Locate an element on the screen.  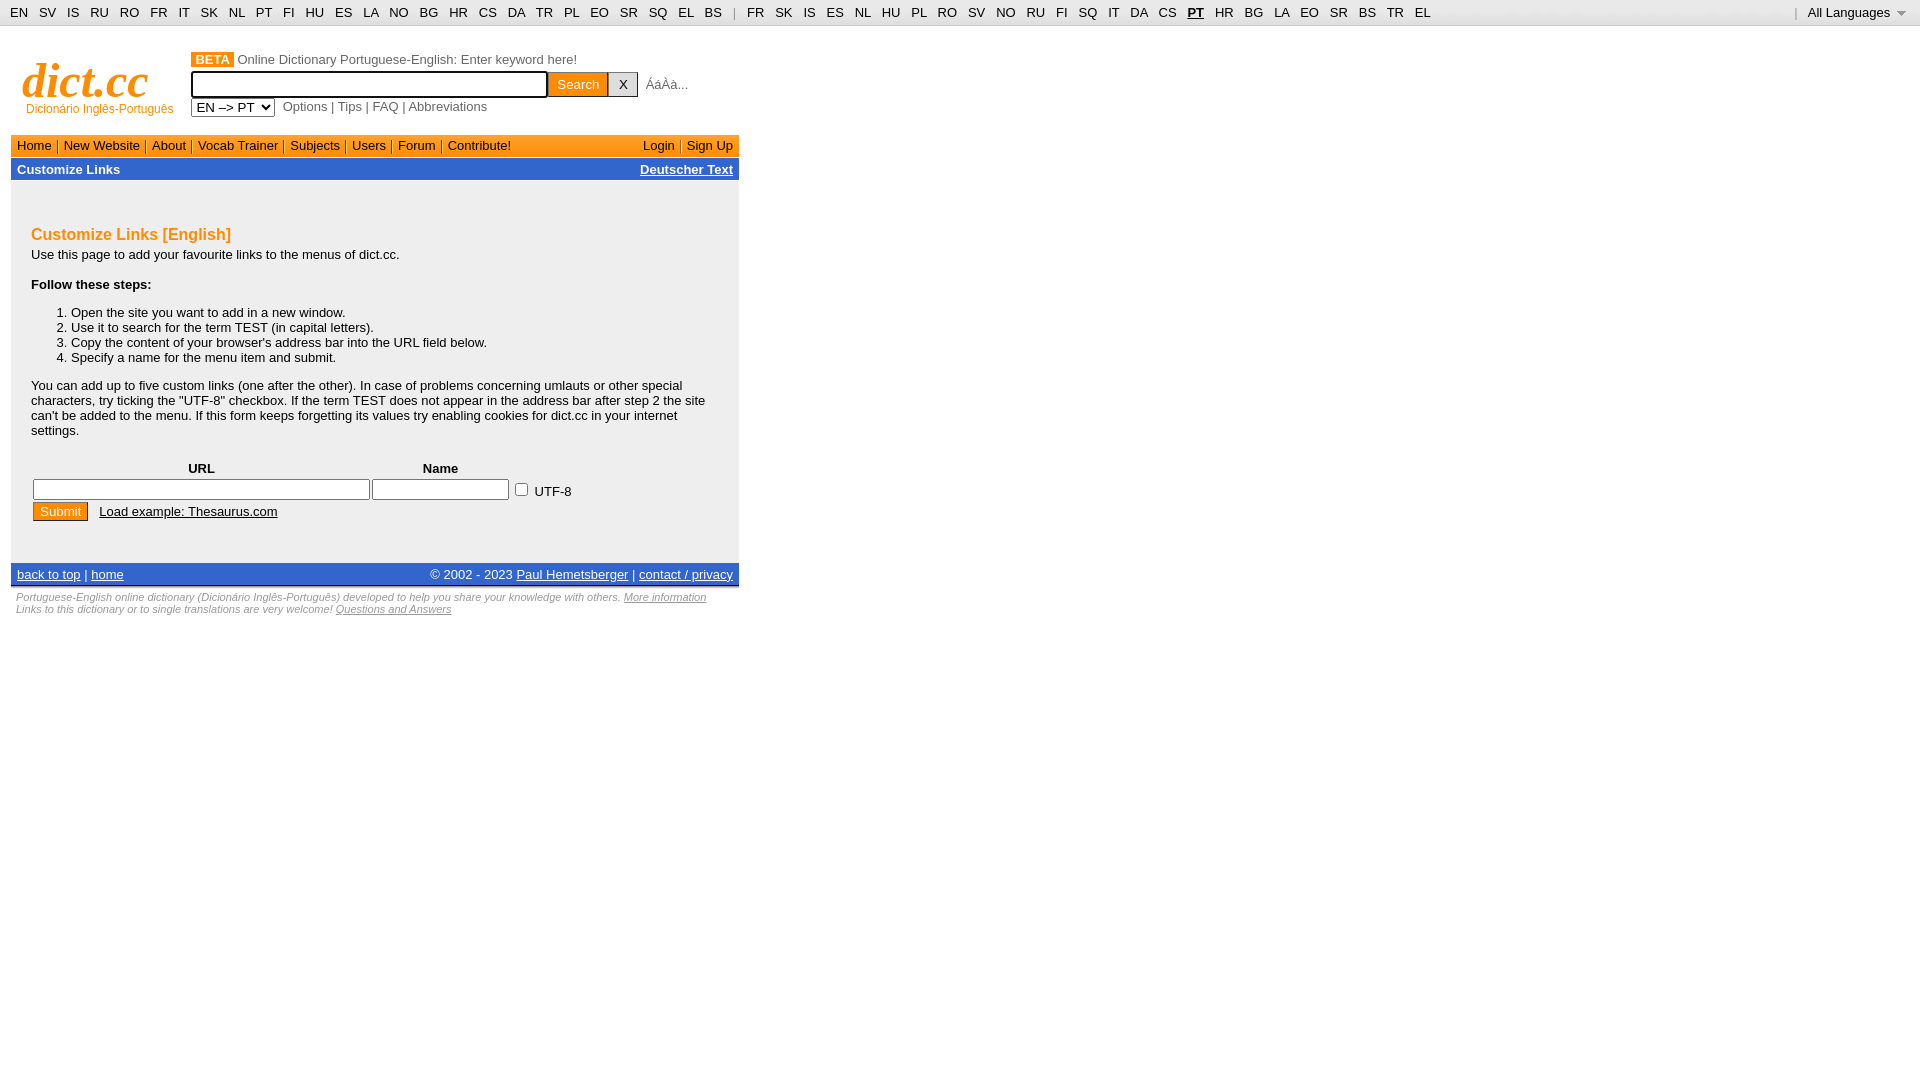
'Deutscher Text' is located at coordinates (686, 168).